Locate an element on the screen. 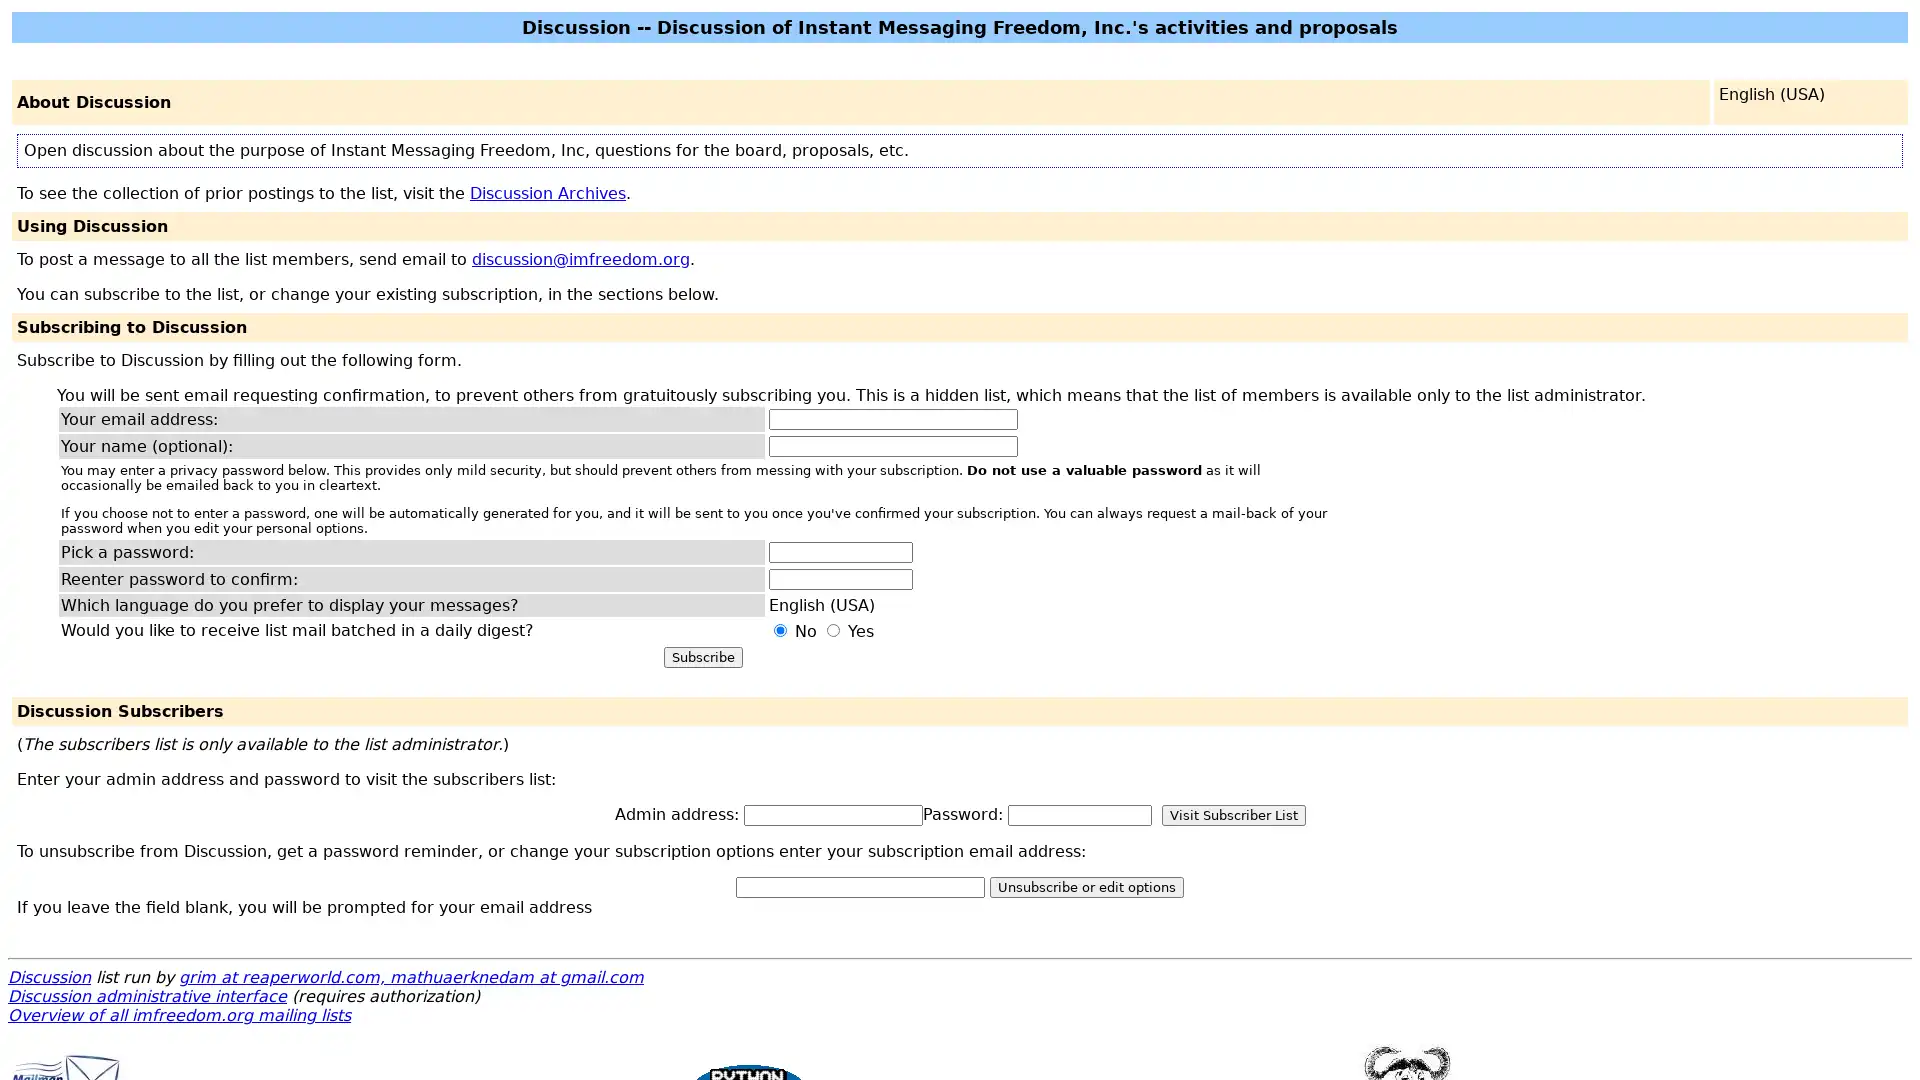 The width and height of the screenshot is (1920, 1080). Unsubscribe or edit options is located at coordinates (1085, 885).